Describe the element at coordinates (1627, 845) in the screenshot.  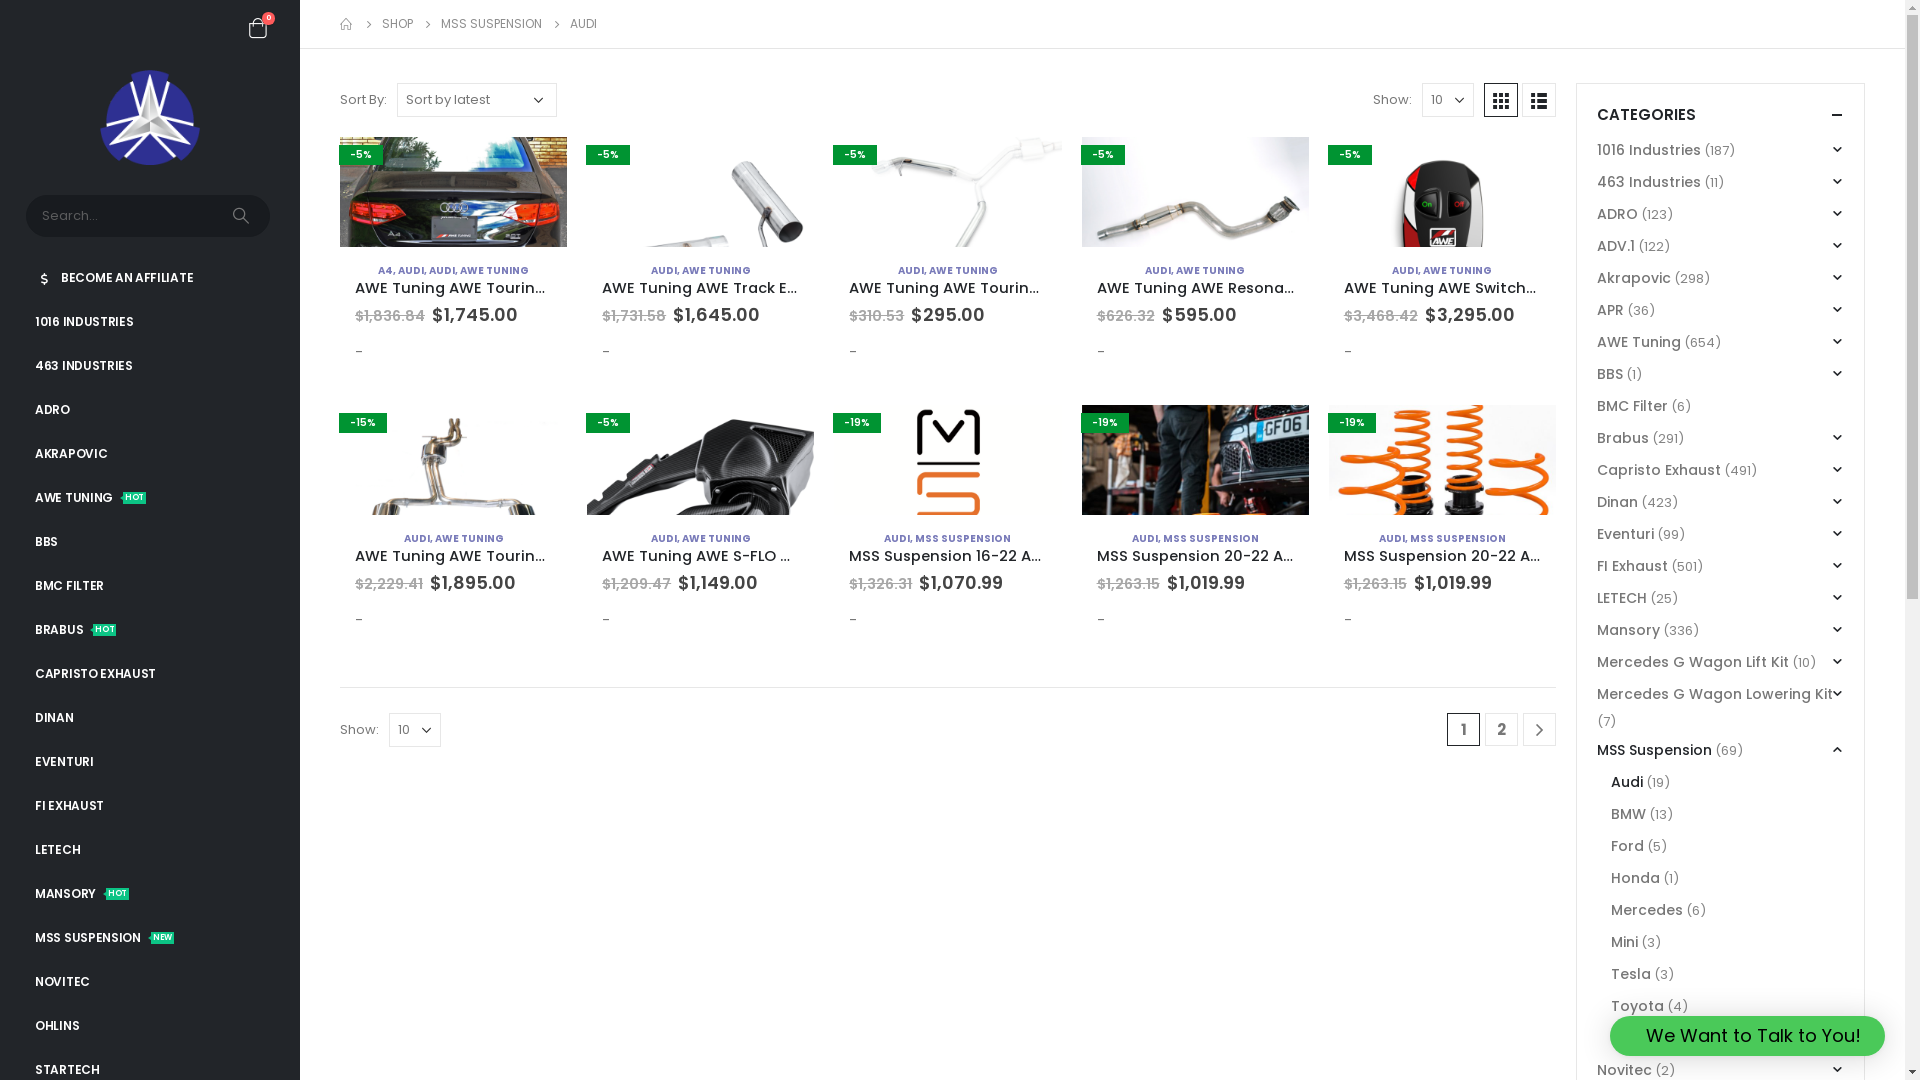
I see `'Ford'` at that location.